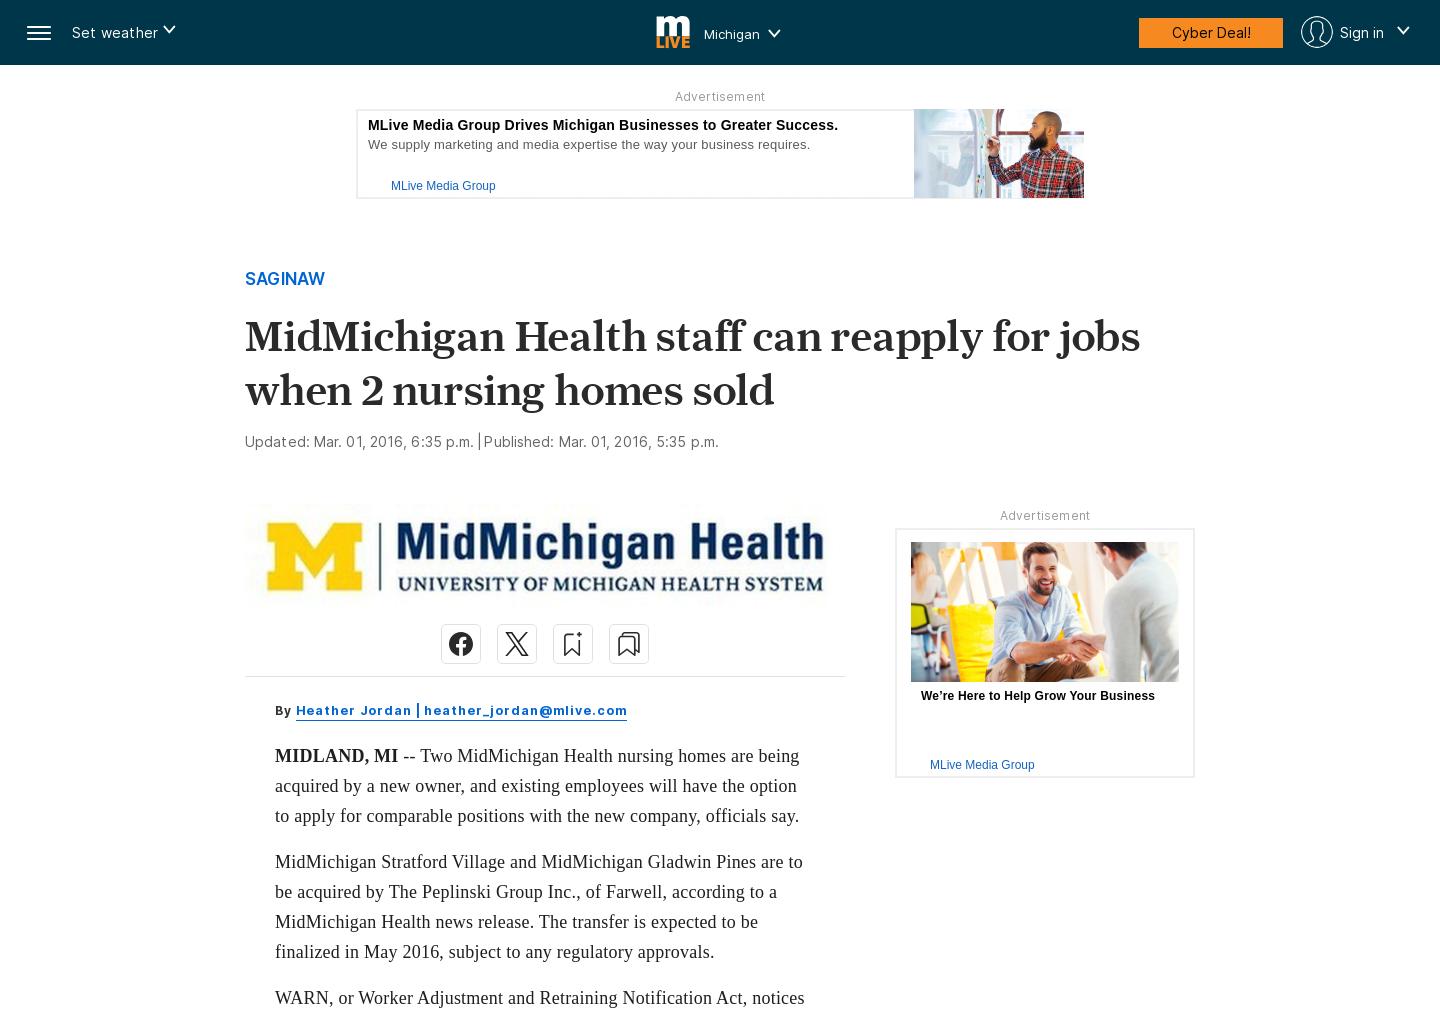 The width and height of the screenshot is (1440, 1017). Describe the element at coordinates (566, 742) in the screenshot. I see `'Subscribers can gift articles to anyone'` at that location.